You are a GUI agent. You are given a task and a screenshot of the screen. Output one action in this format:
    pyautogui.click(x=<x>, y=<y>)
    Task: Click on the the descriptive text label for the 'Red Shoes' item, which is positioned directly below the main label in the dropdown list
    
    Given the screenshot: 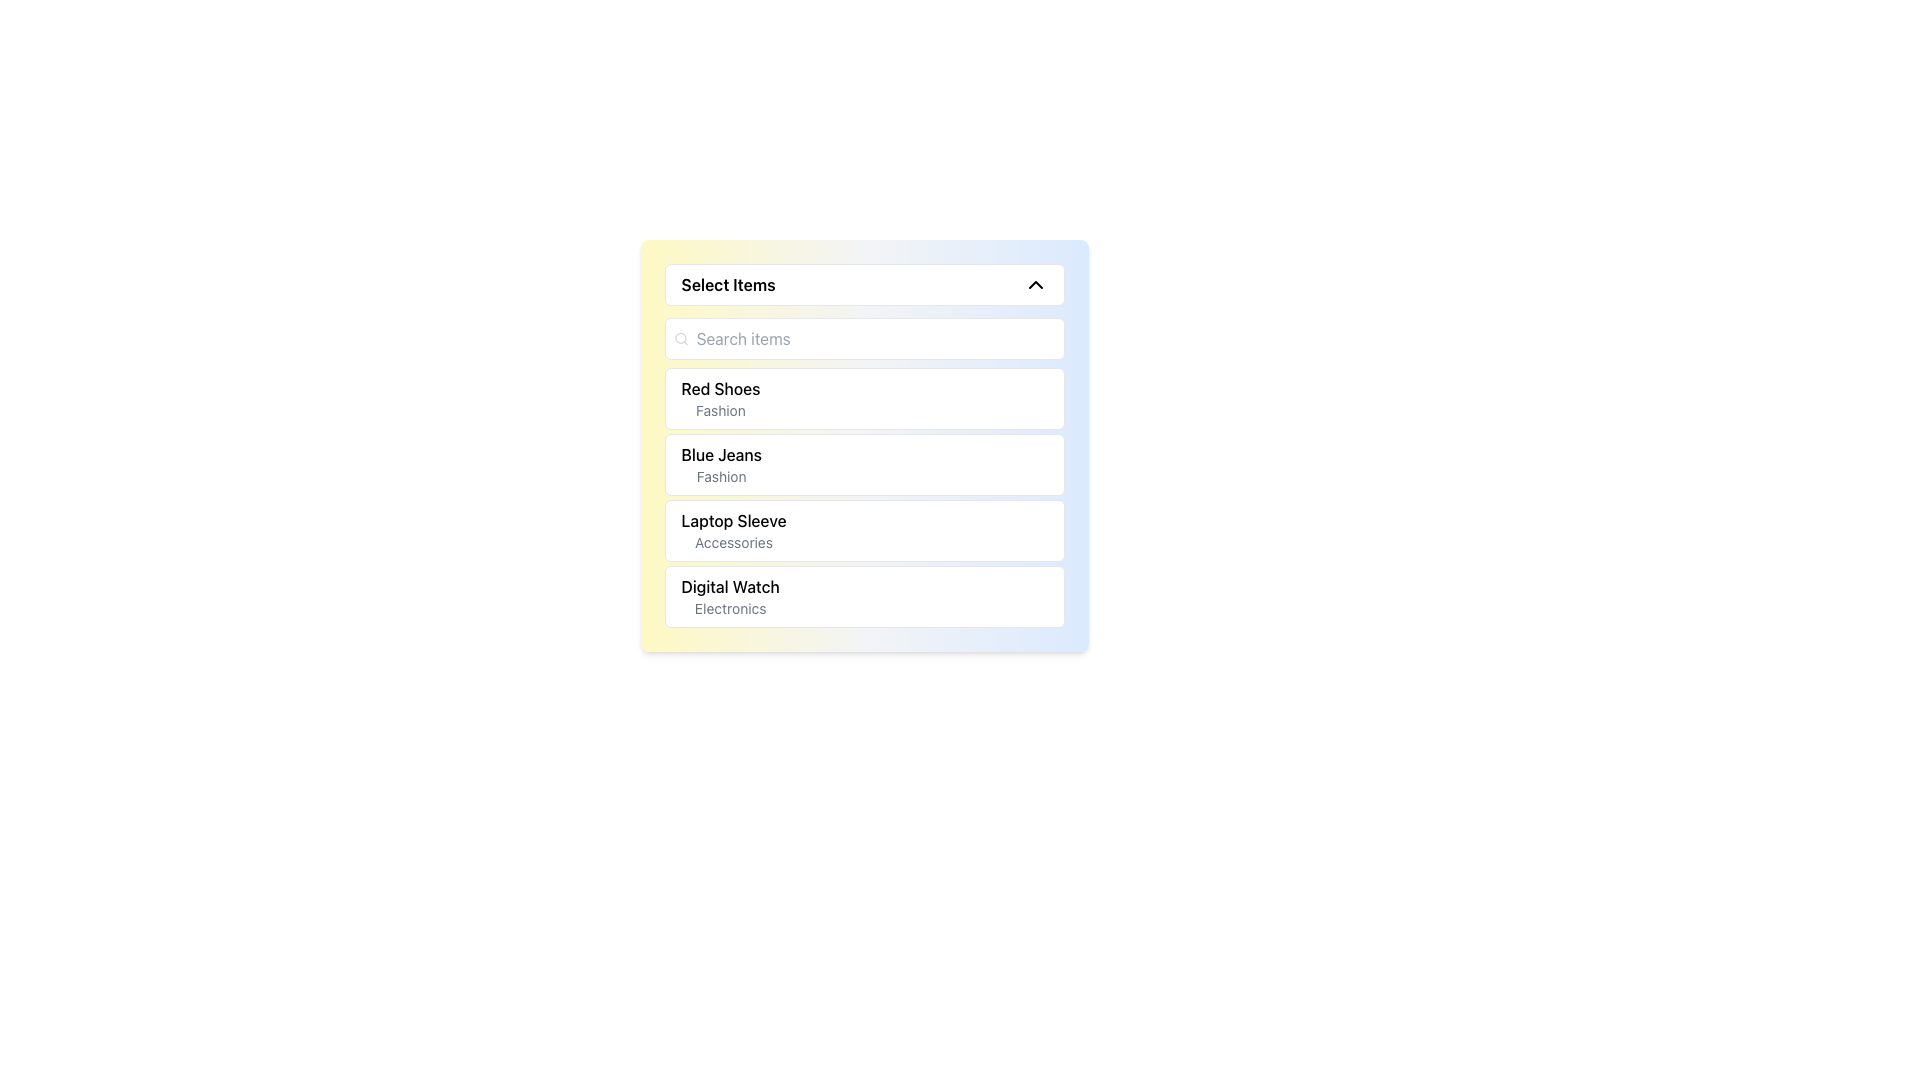 What is the action you would take?
    pyautogui.click(x=720, y=410)
    